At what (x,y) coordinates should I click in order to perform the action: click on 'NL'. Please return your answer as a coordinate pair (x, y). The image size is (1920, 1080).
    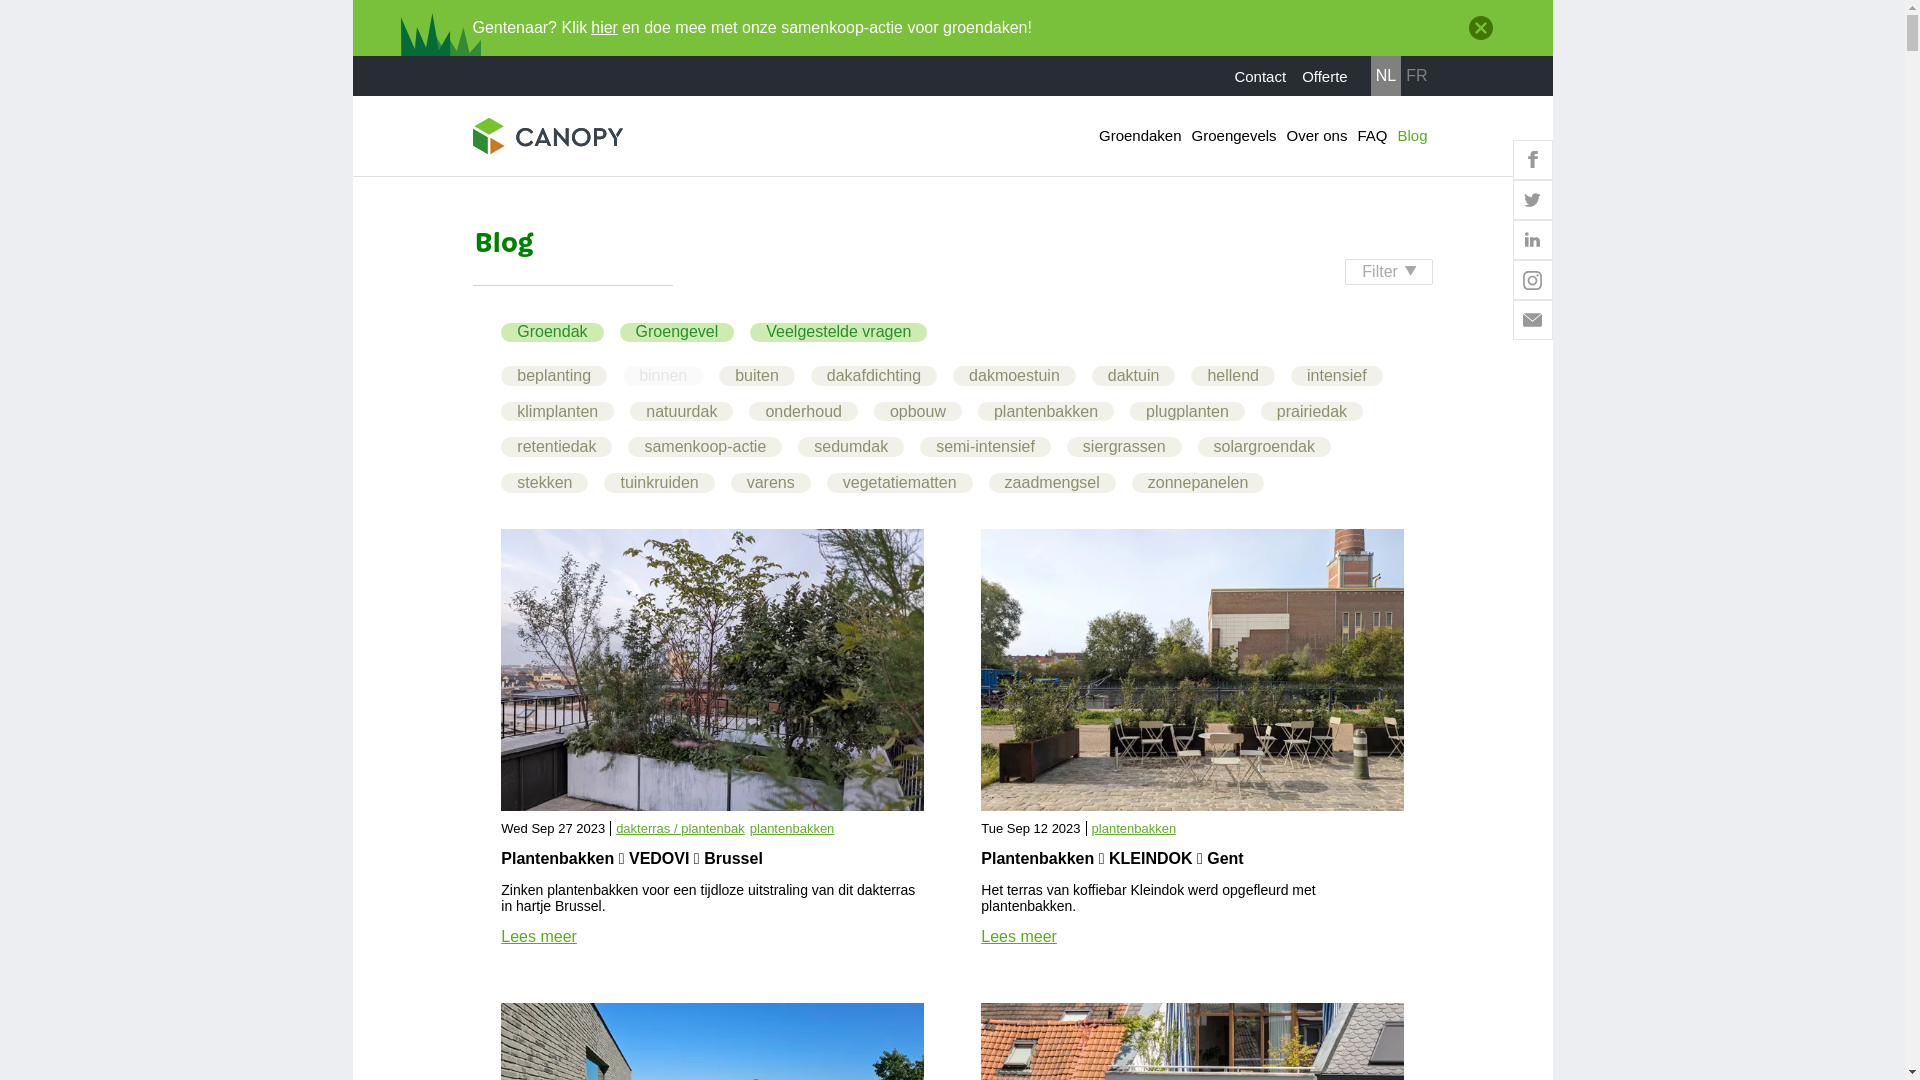
    Looking at the image, I should click on (1385, 75).